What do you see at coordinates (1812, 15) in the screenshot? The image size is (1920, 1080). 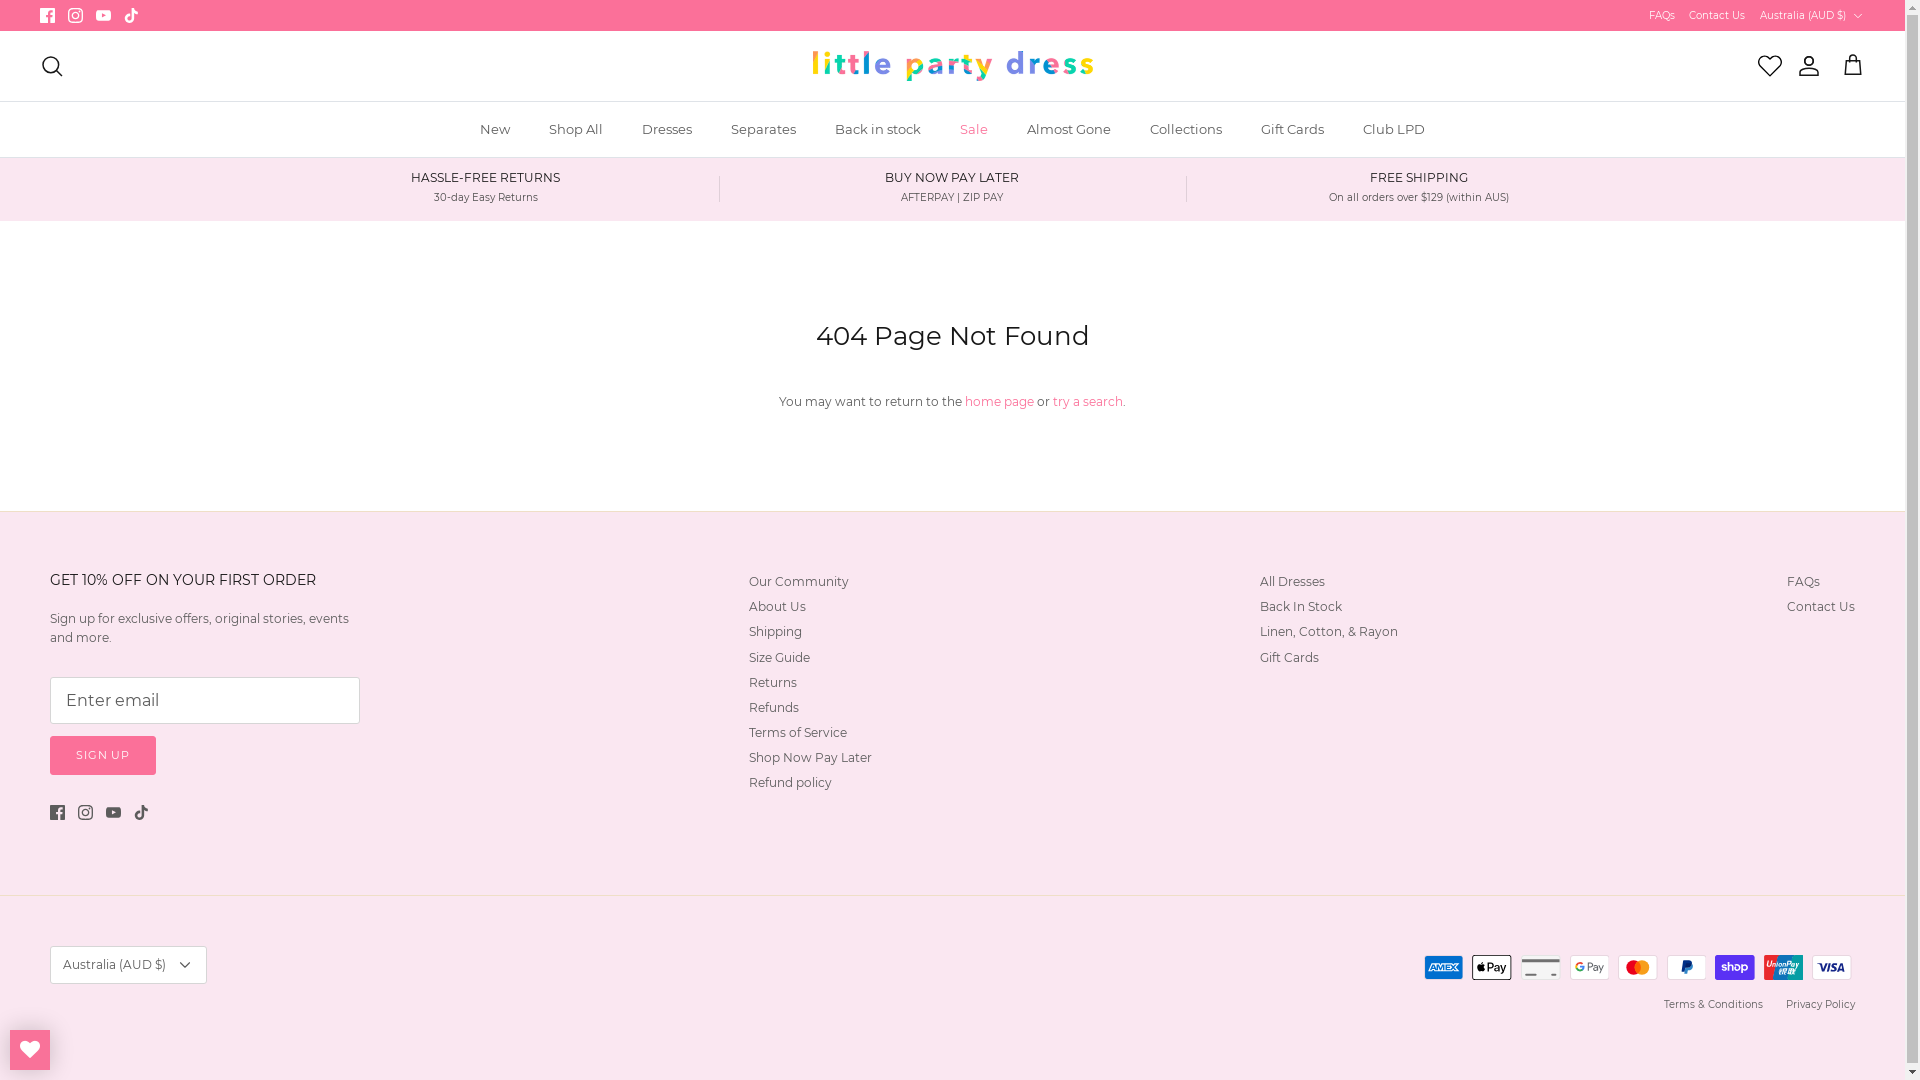 I see `'Australia (AUD $)` at bounding box center [1812, 15].